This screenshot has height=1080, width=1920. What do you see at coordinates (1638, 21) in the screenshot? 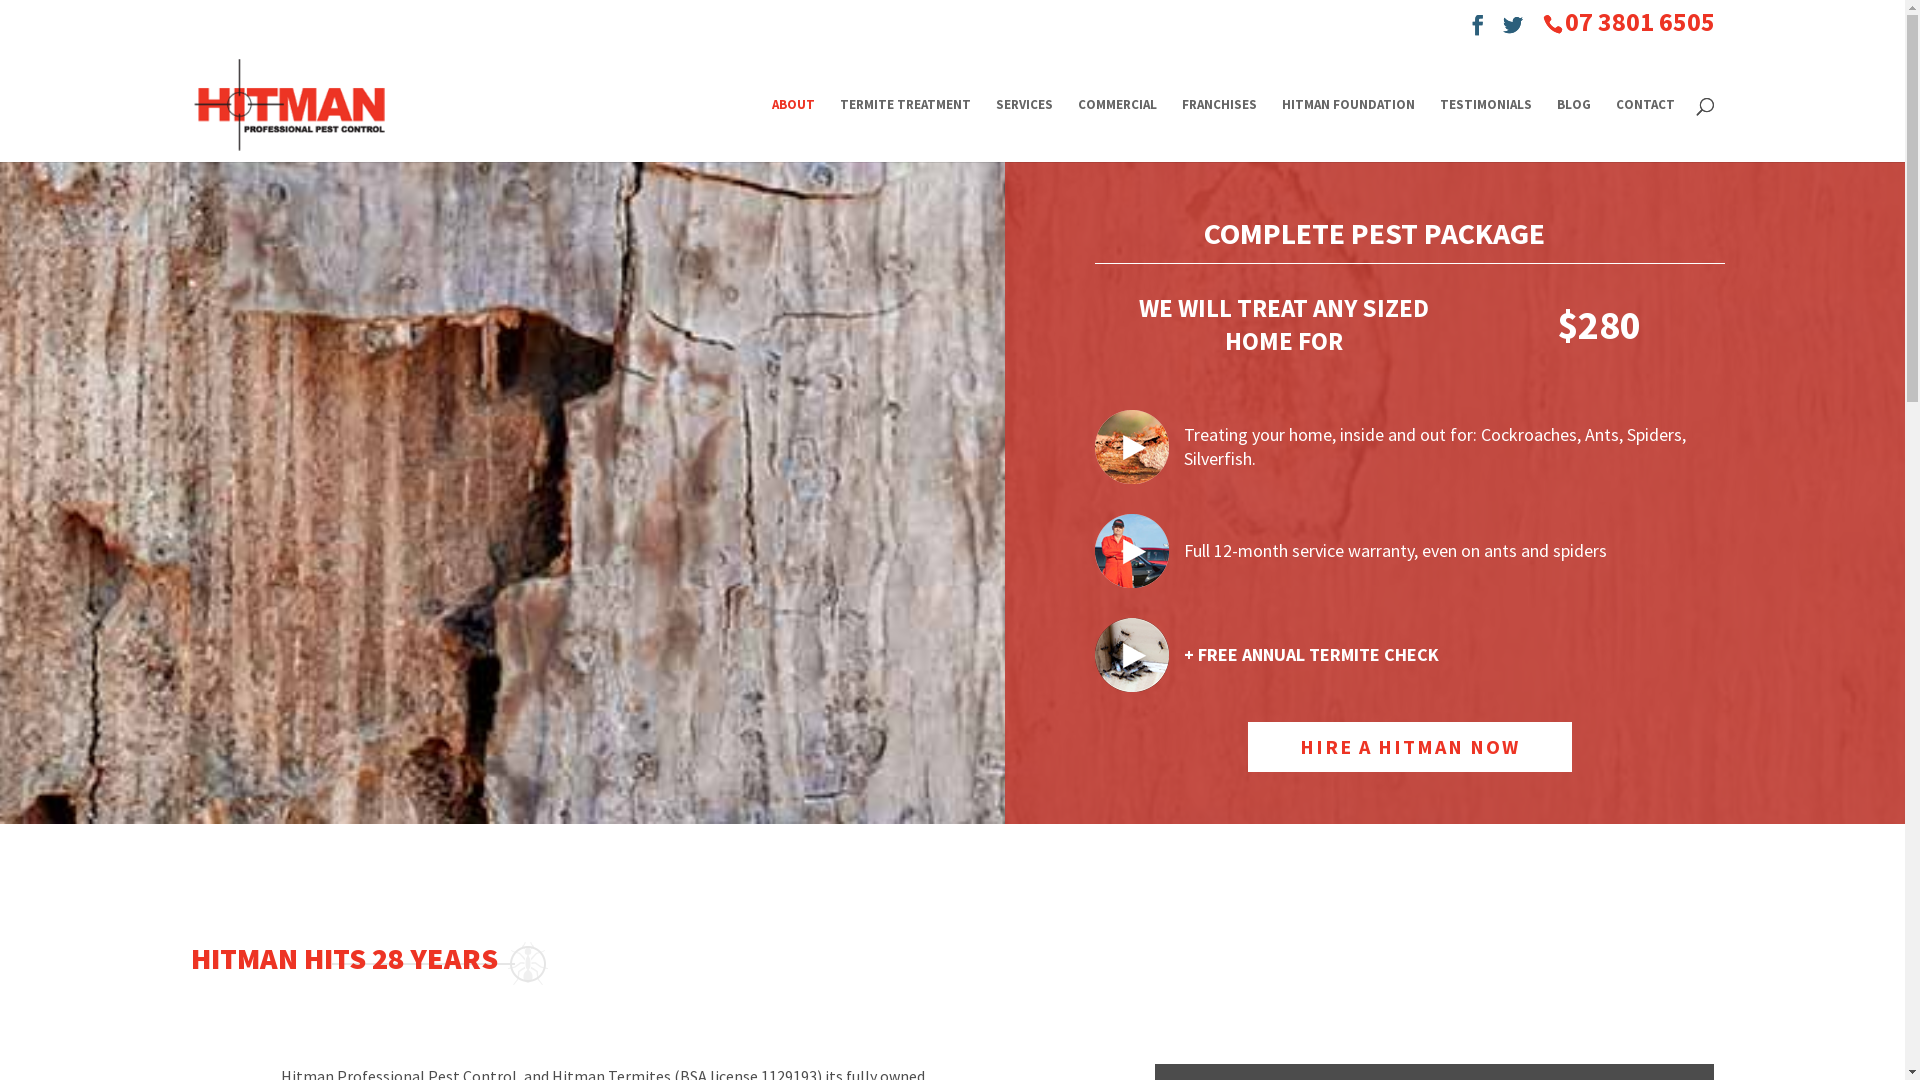
I see `'07 3801 6505'` at bounding box center [1638, 21].